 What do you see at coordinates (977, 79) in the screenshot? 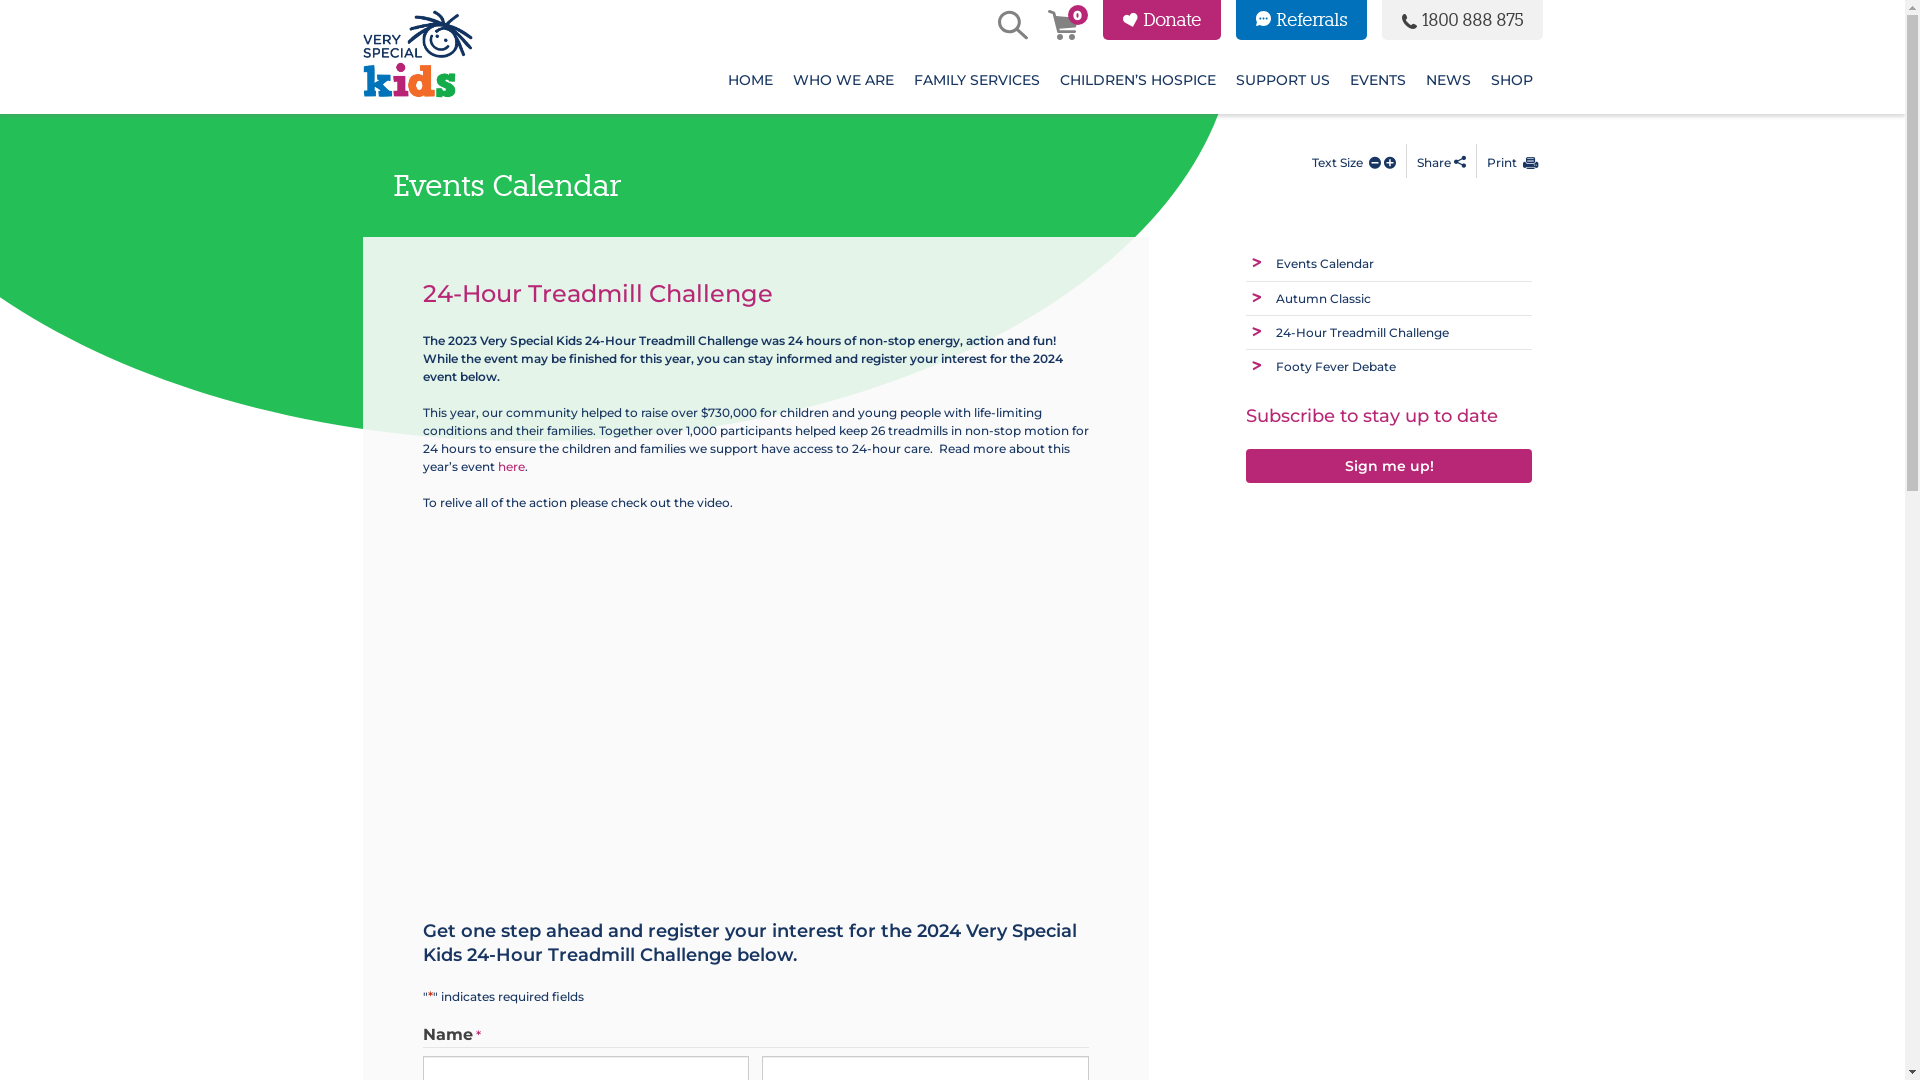
I see `'FAMILY SERVICES'` at bounding box center [977, 79].